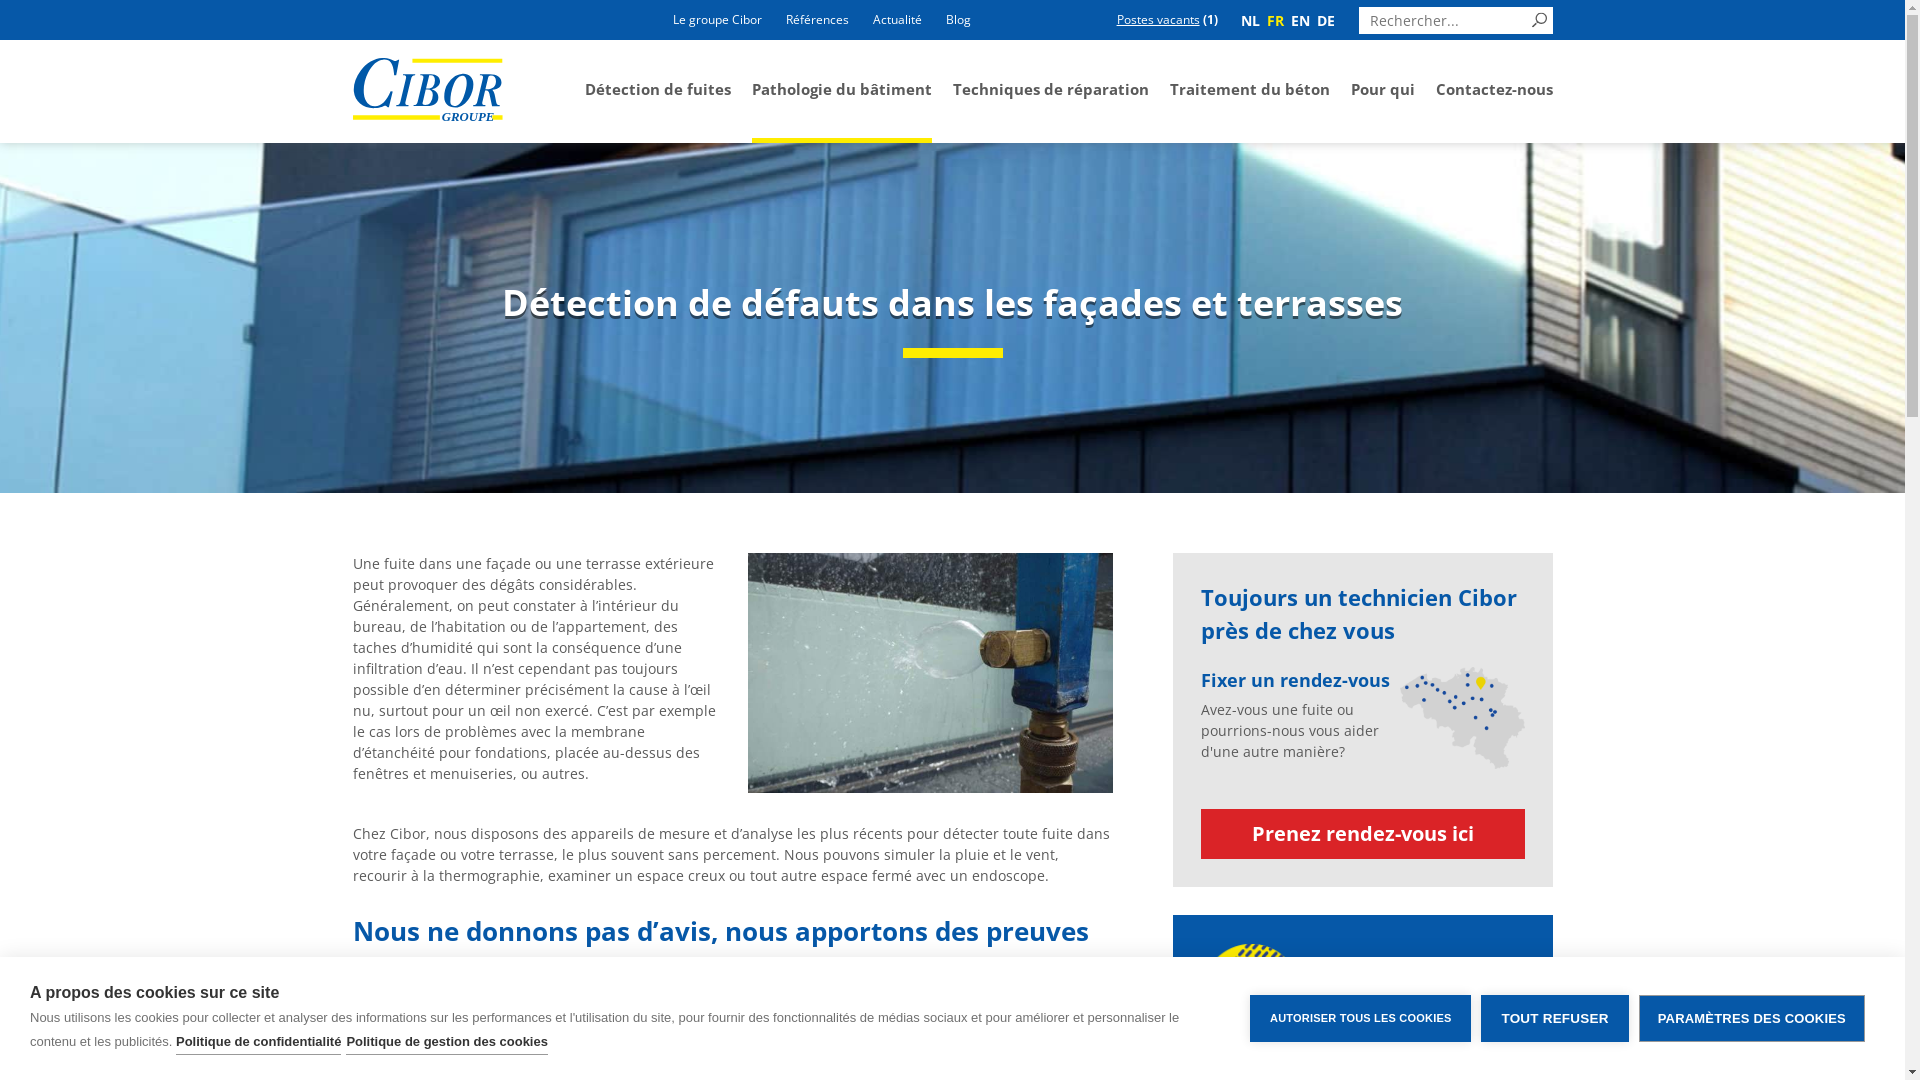 The height and width of the screenshot is (1080, 1920). I want to click on 'Contactez-nous', so click(1494, 91).